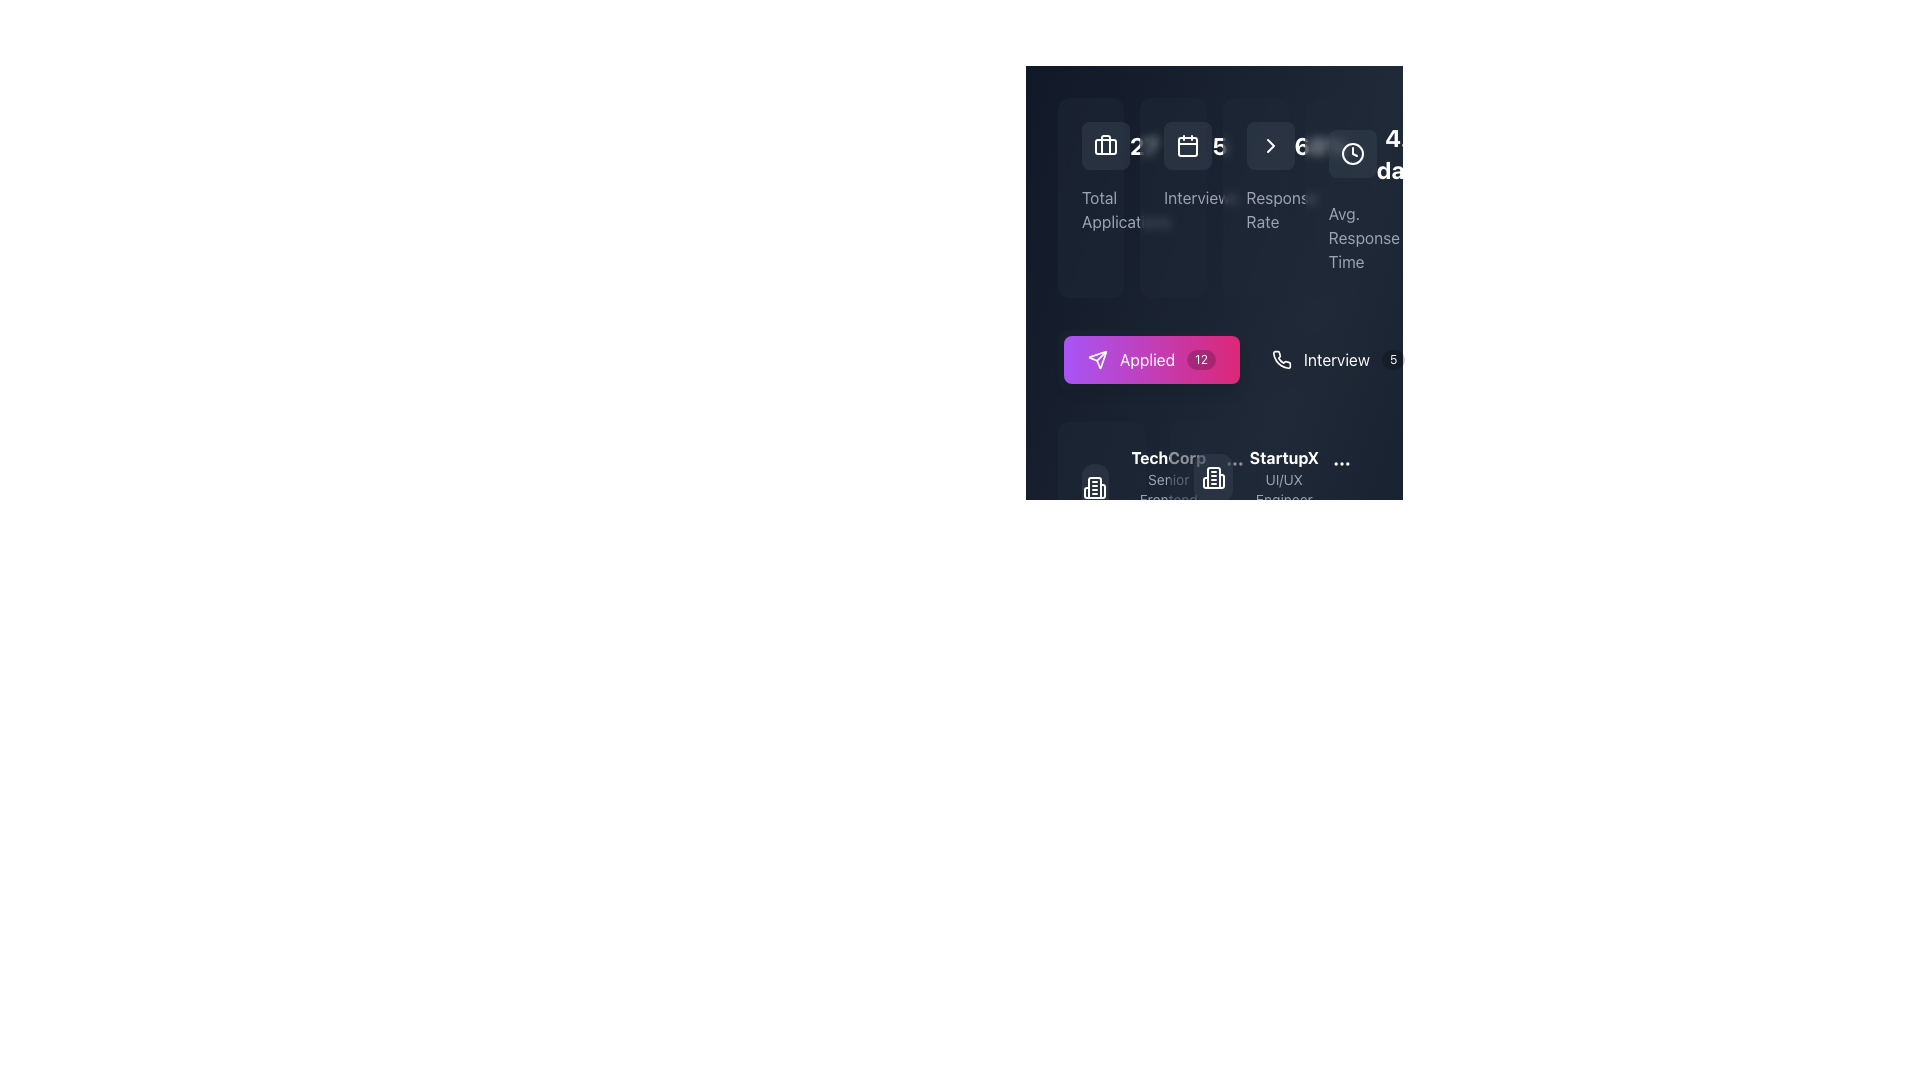 The image size is (1920, 1080). I want to click on the small white building icon located at the bottom left of the job application listing card, adjacent to the bold 'TechCorp' text, so click(1101, 488).